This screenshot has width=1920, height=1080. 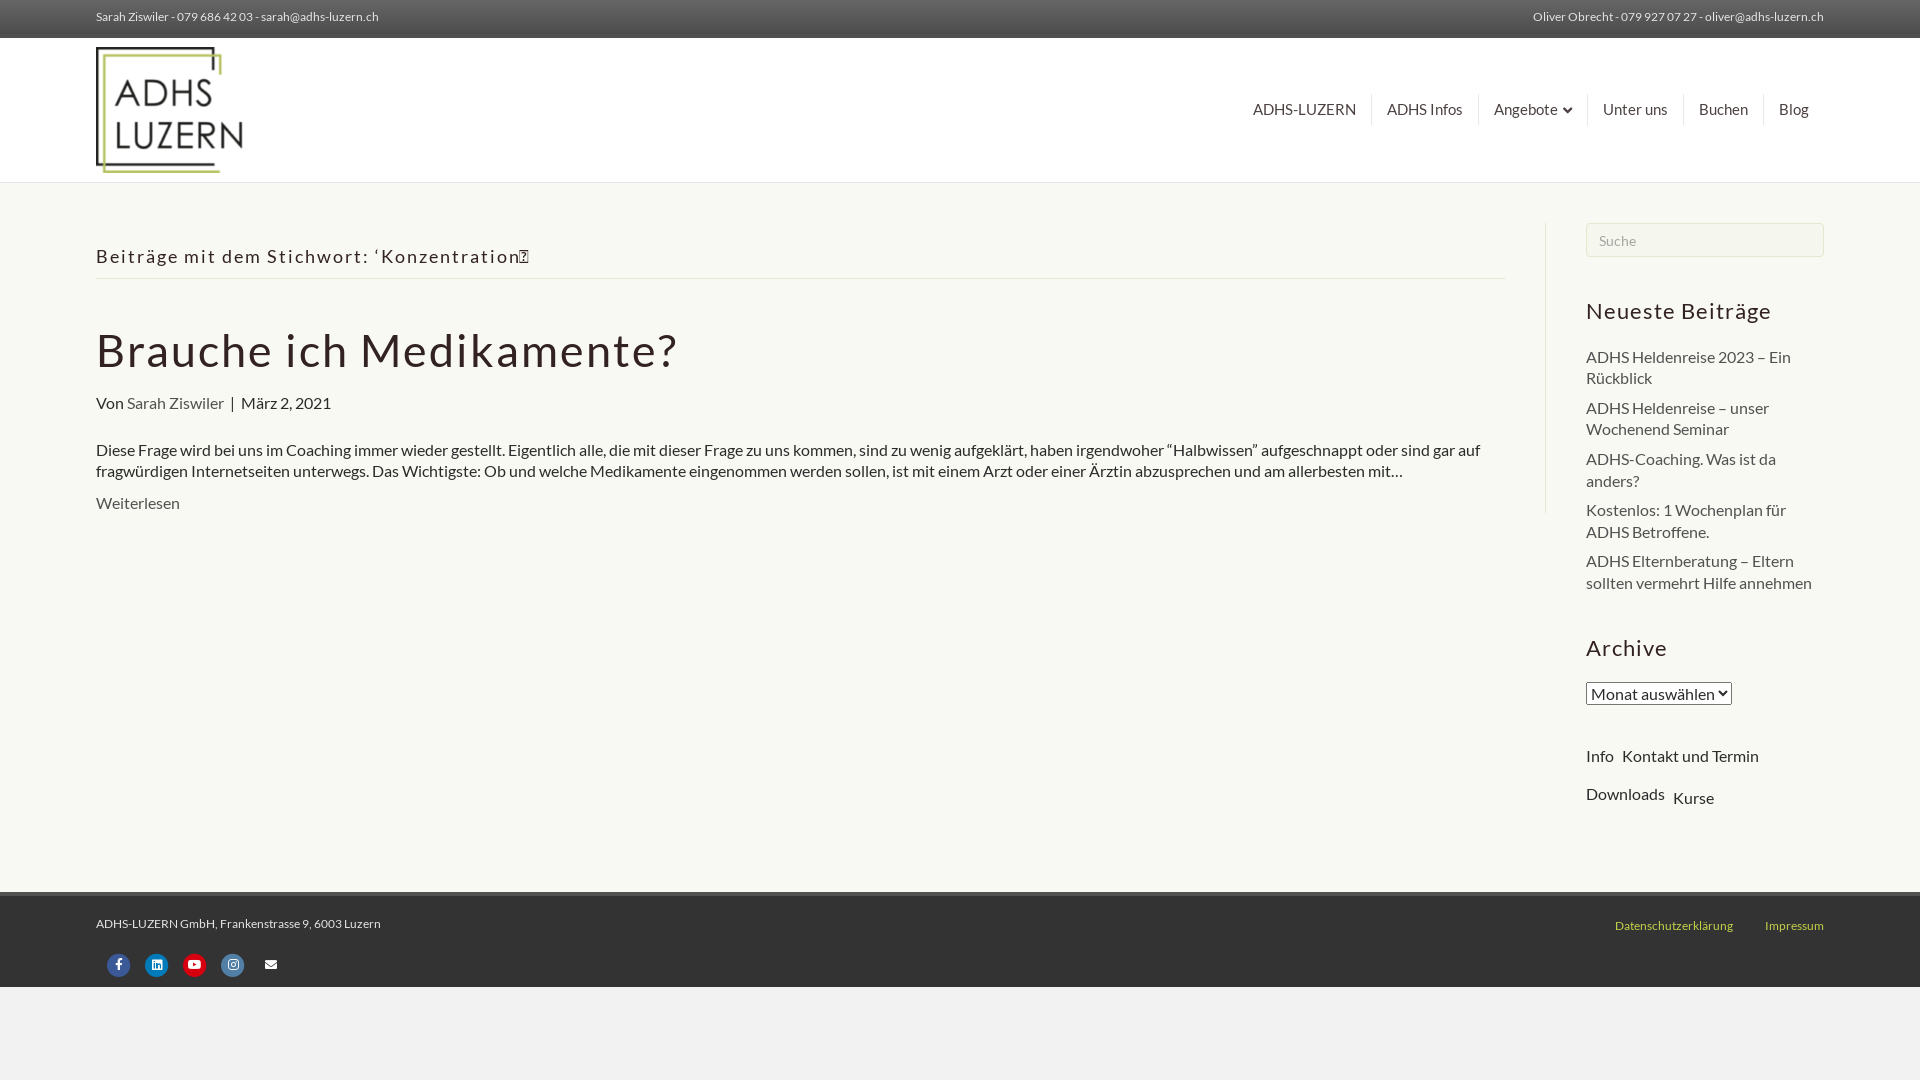 What do you see at coordinates (1680, 469) in the screenshot?
I see `'ADHS-Coaching. Was ist da anders?'` at bounding box center [1680, 469].